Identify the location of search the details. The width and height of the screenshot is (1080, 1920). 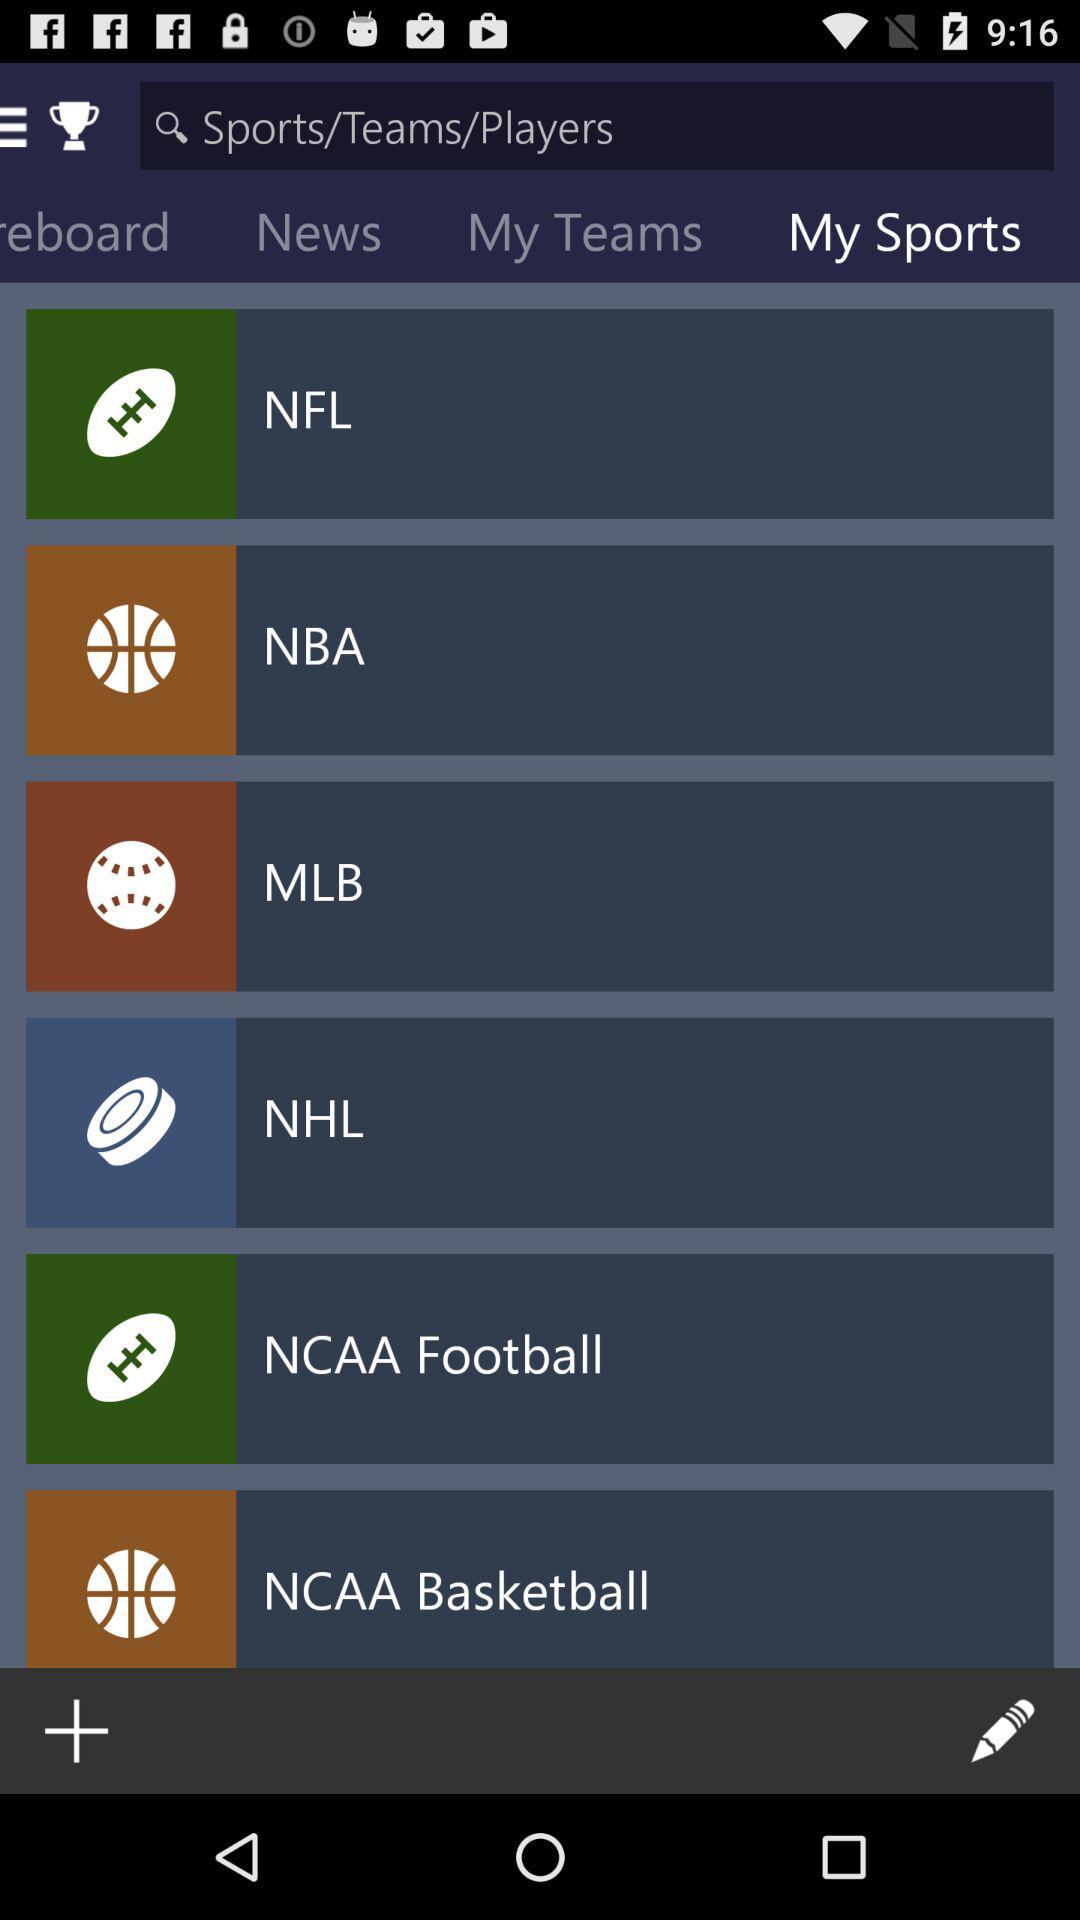
(596, 124).